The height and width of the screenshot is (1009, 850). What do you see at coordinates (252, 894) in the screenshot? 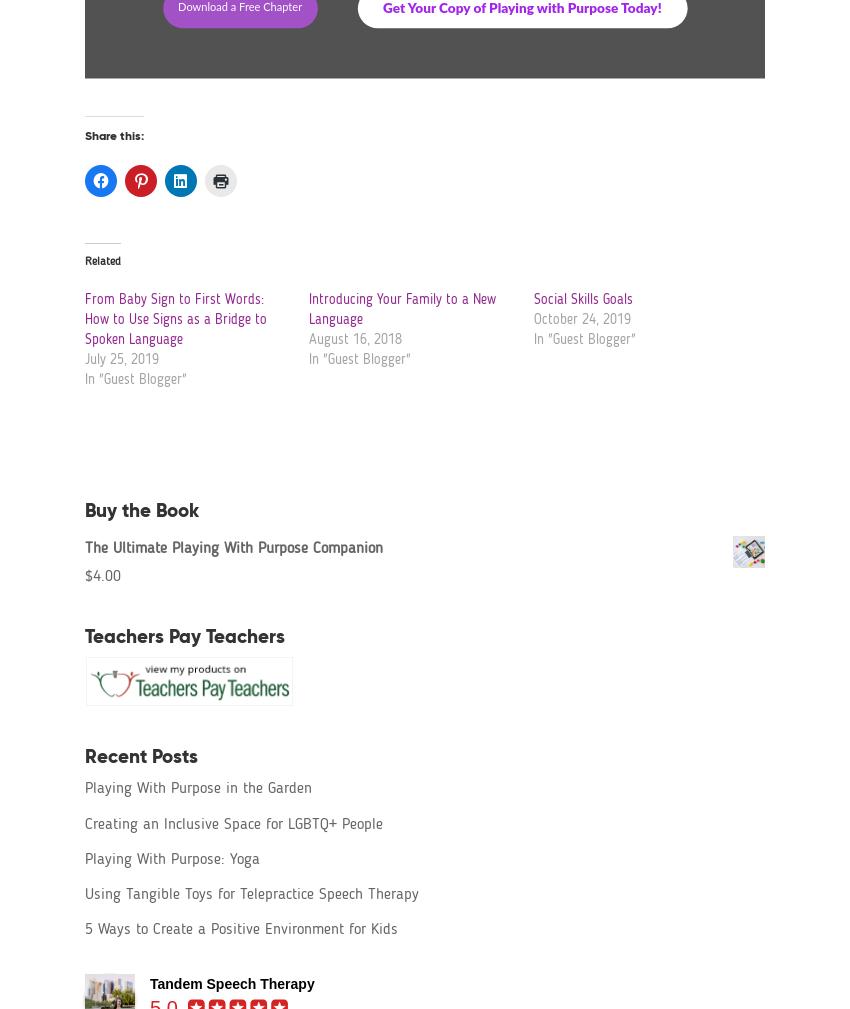
I see `'Using Tangible Toys for Telepractice Speech Therapy'` at bounding box center [252, 894].